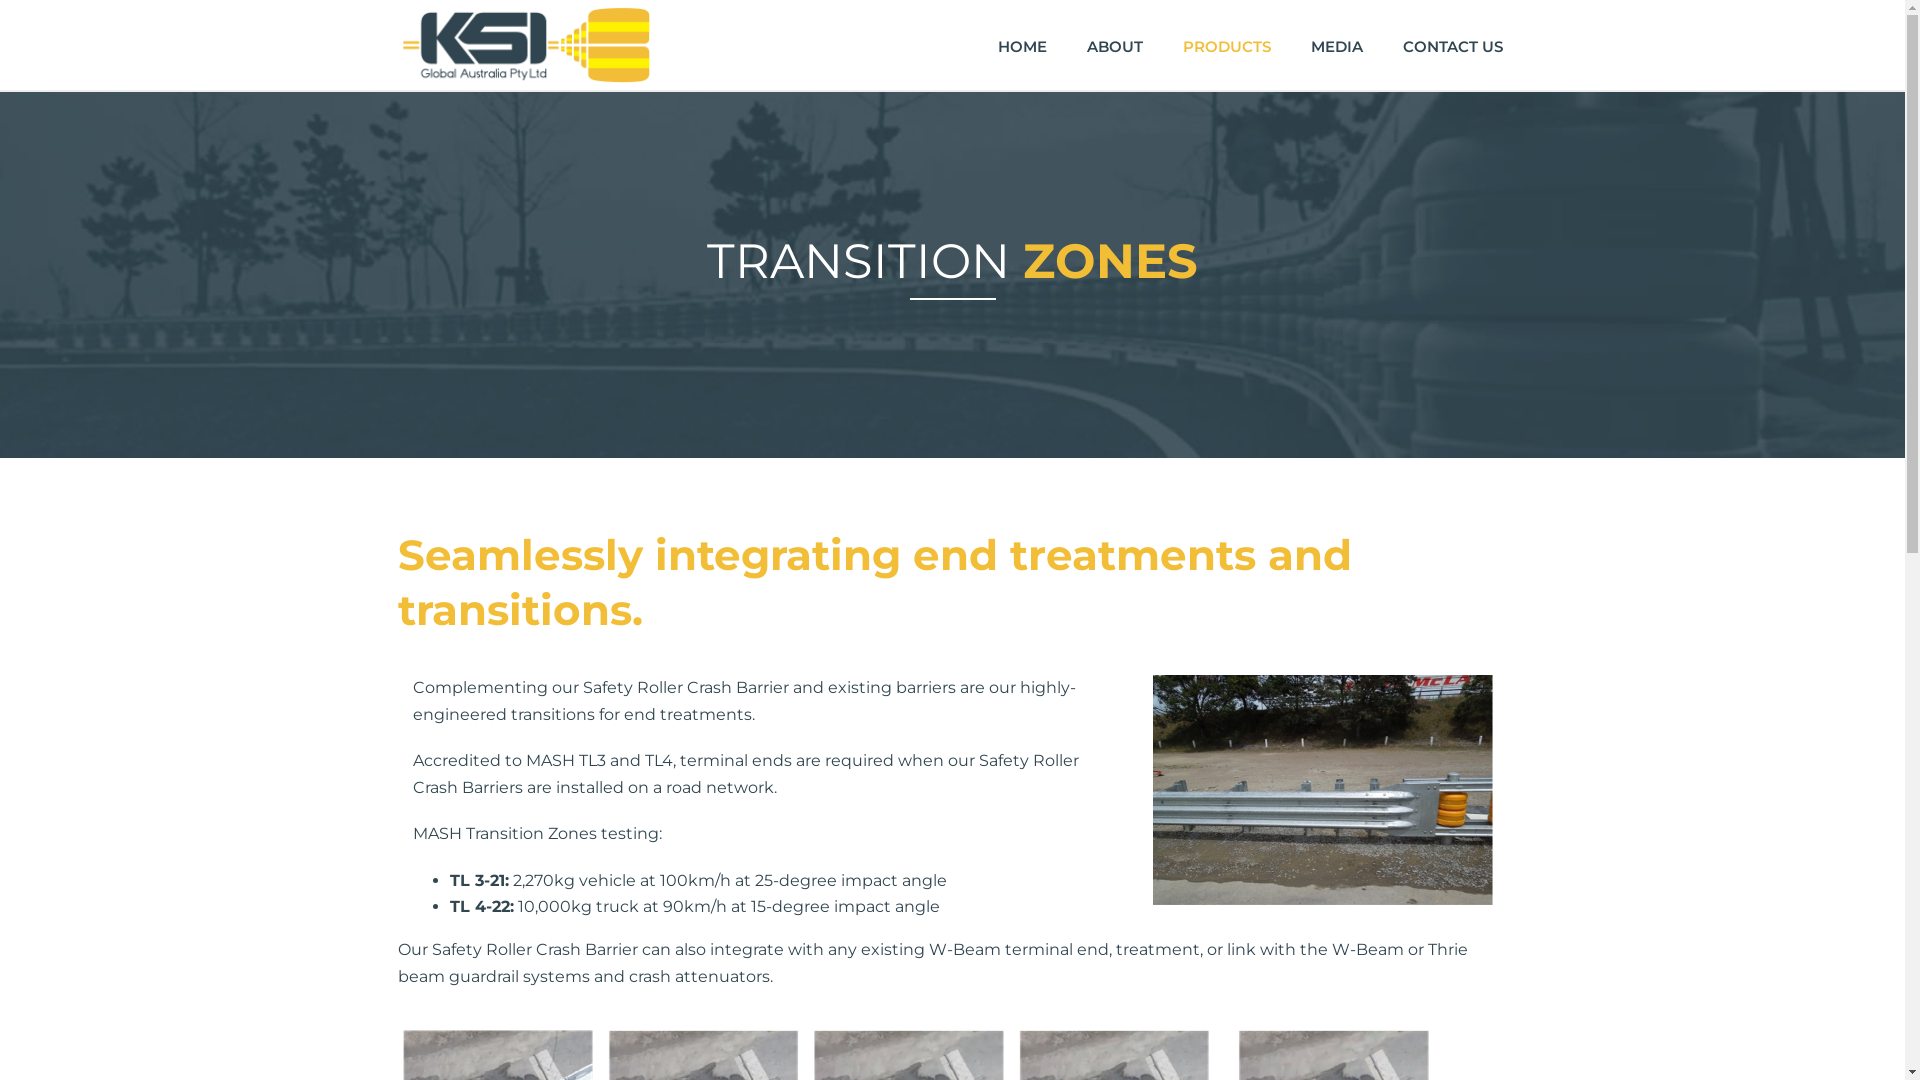 The height and width of the screenshot is (1080, 1920). I want to click on 'transition-img1.1', so click(1321, 789).